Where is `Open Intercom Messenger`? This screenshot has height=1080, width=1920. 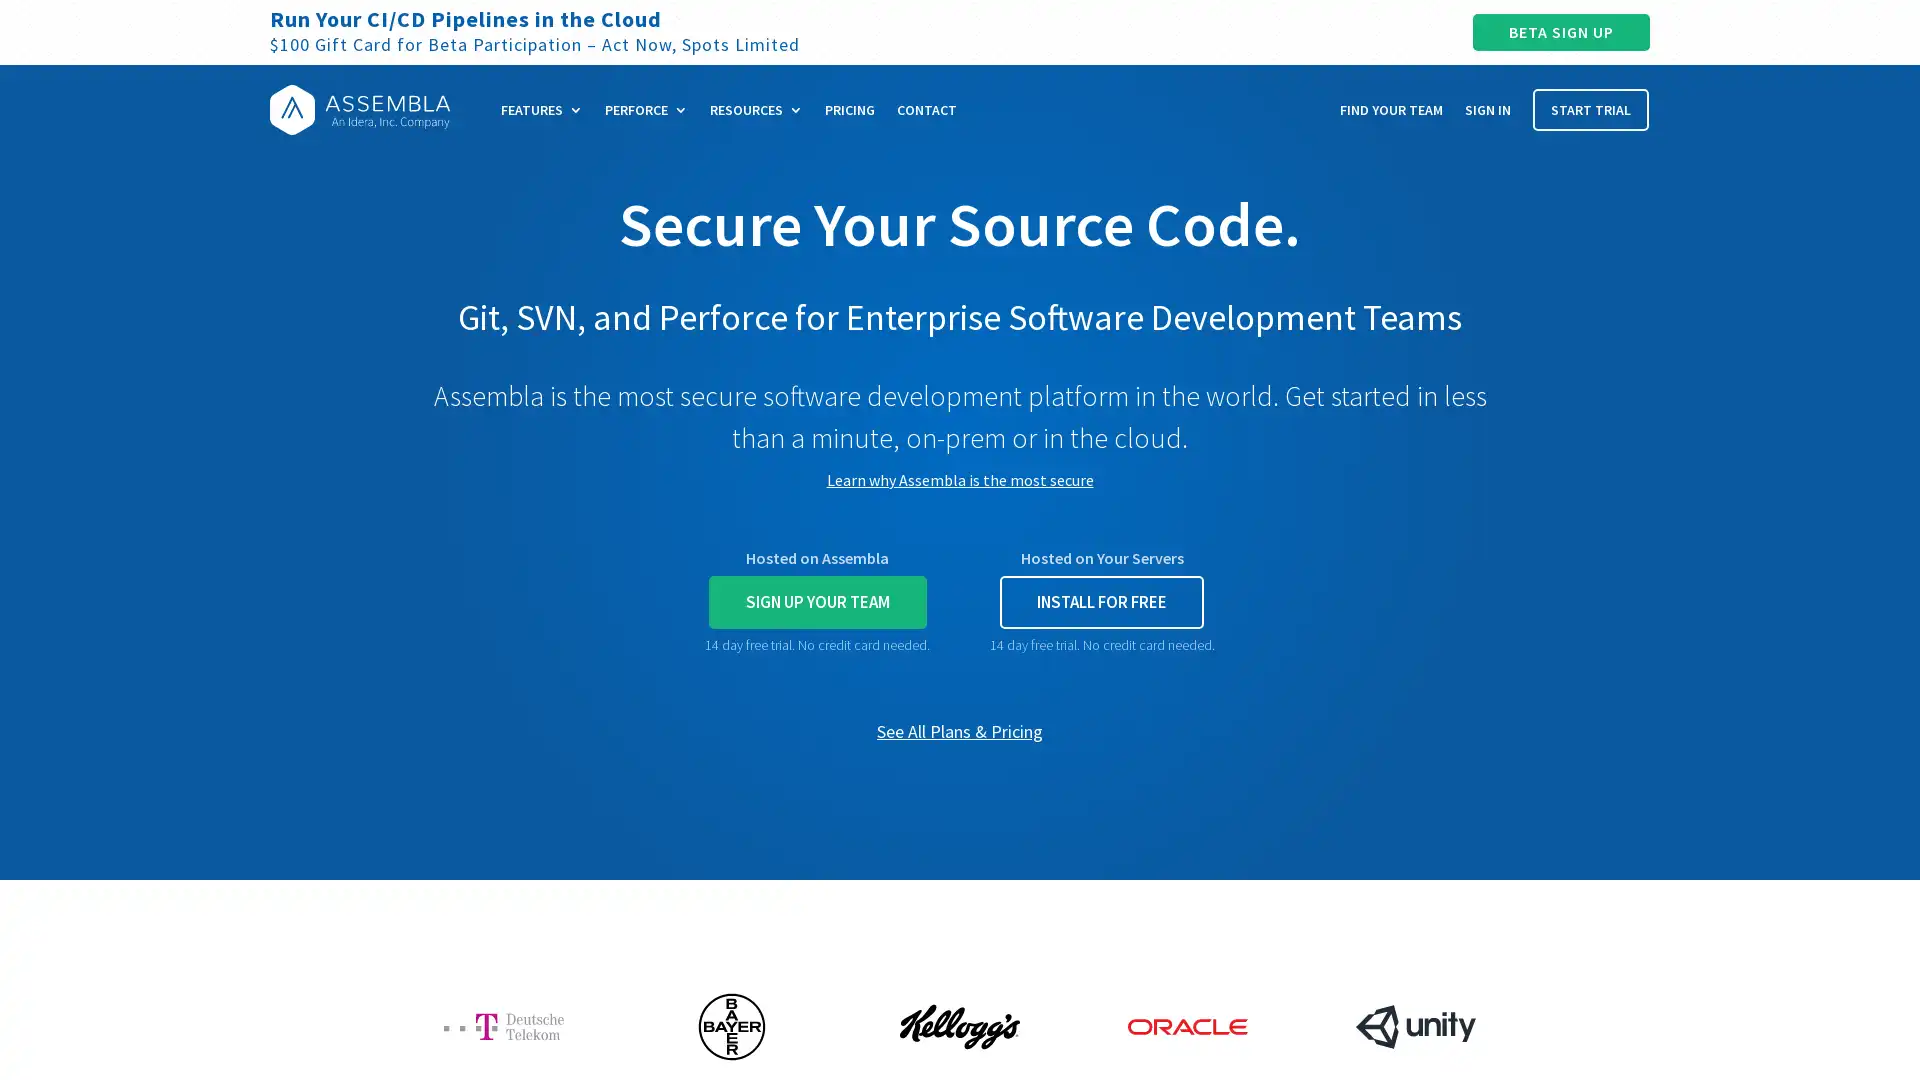 Open Intercom Messenger is located at coordinates (1869, 1029).